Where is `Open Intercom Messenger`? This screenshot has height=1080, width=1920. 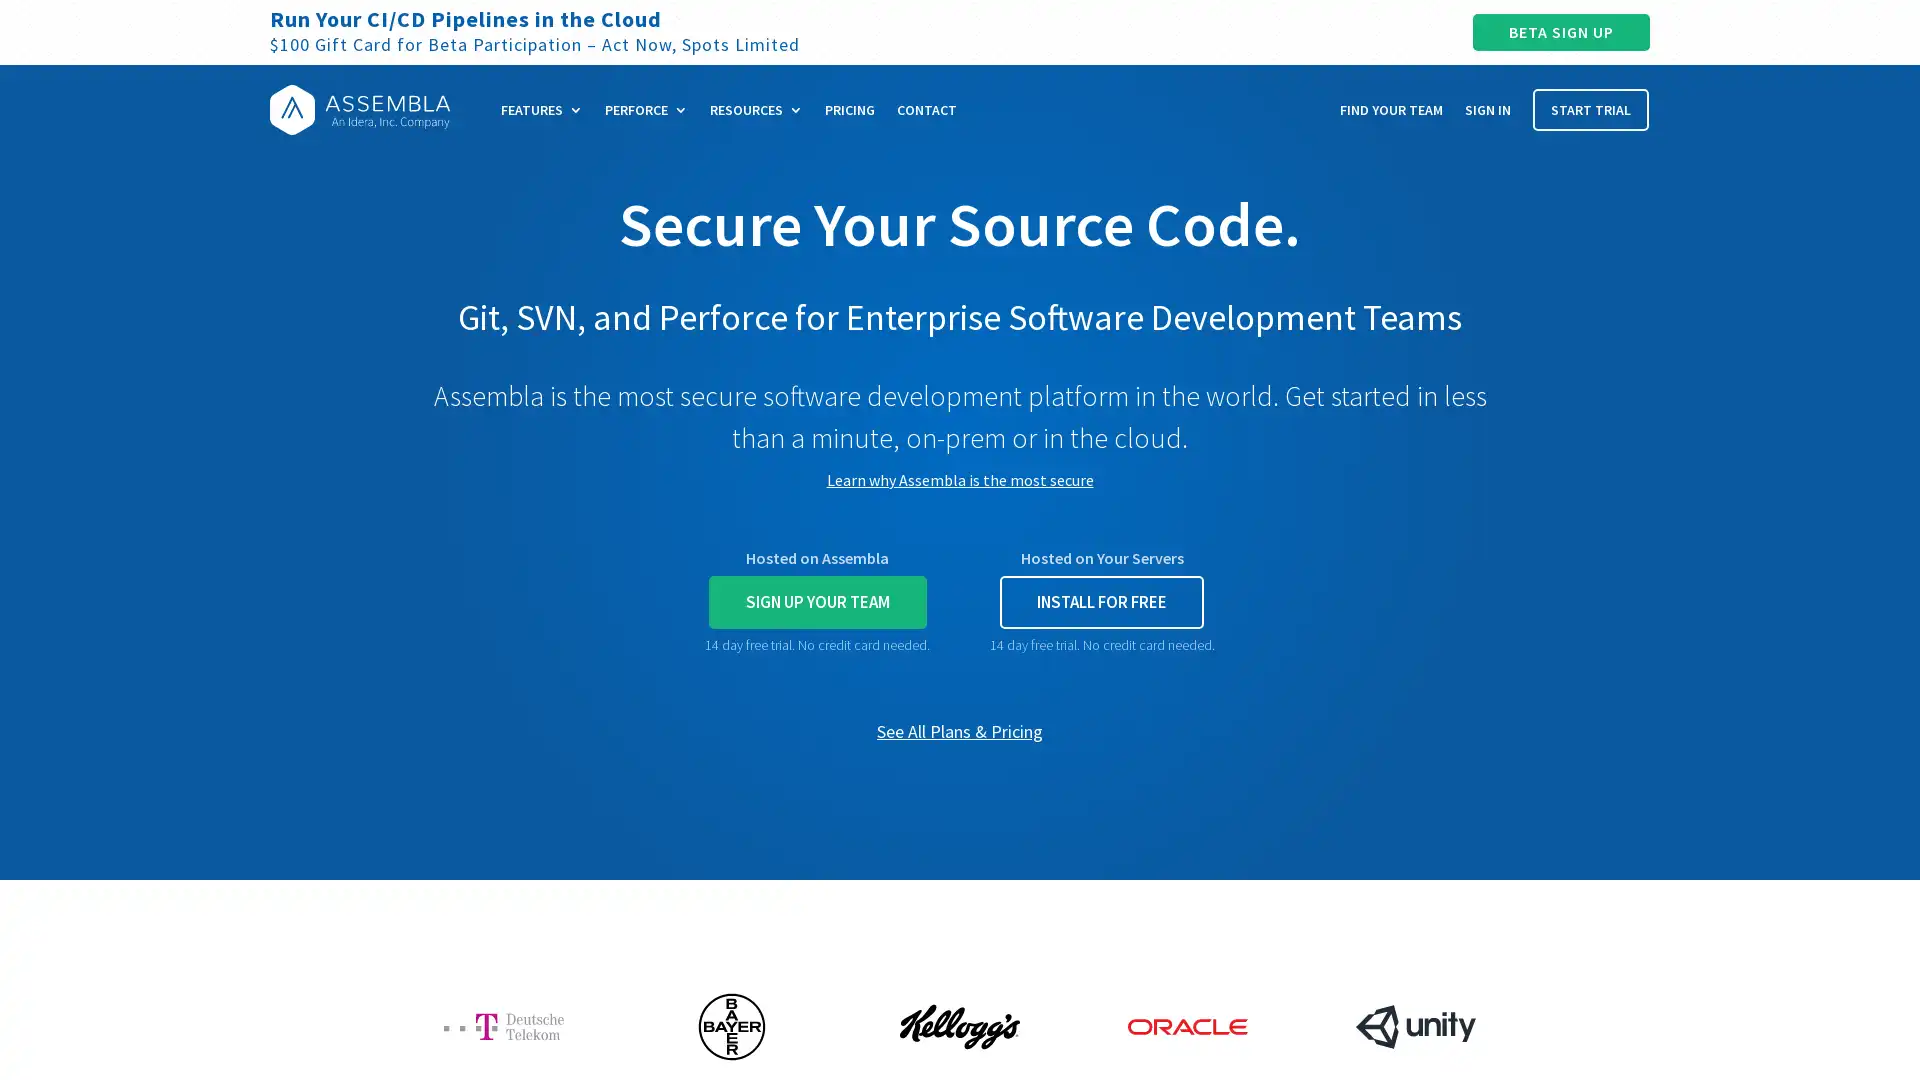 Open Intercom Messenger is located at coordinates (1869, 1029).